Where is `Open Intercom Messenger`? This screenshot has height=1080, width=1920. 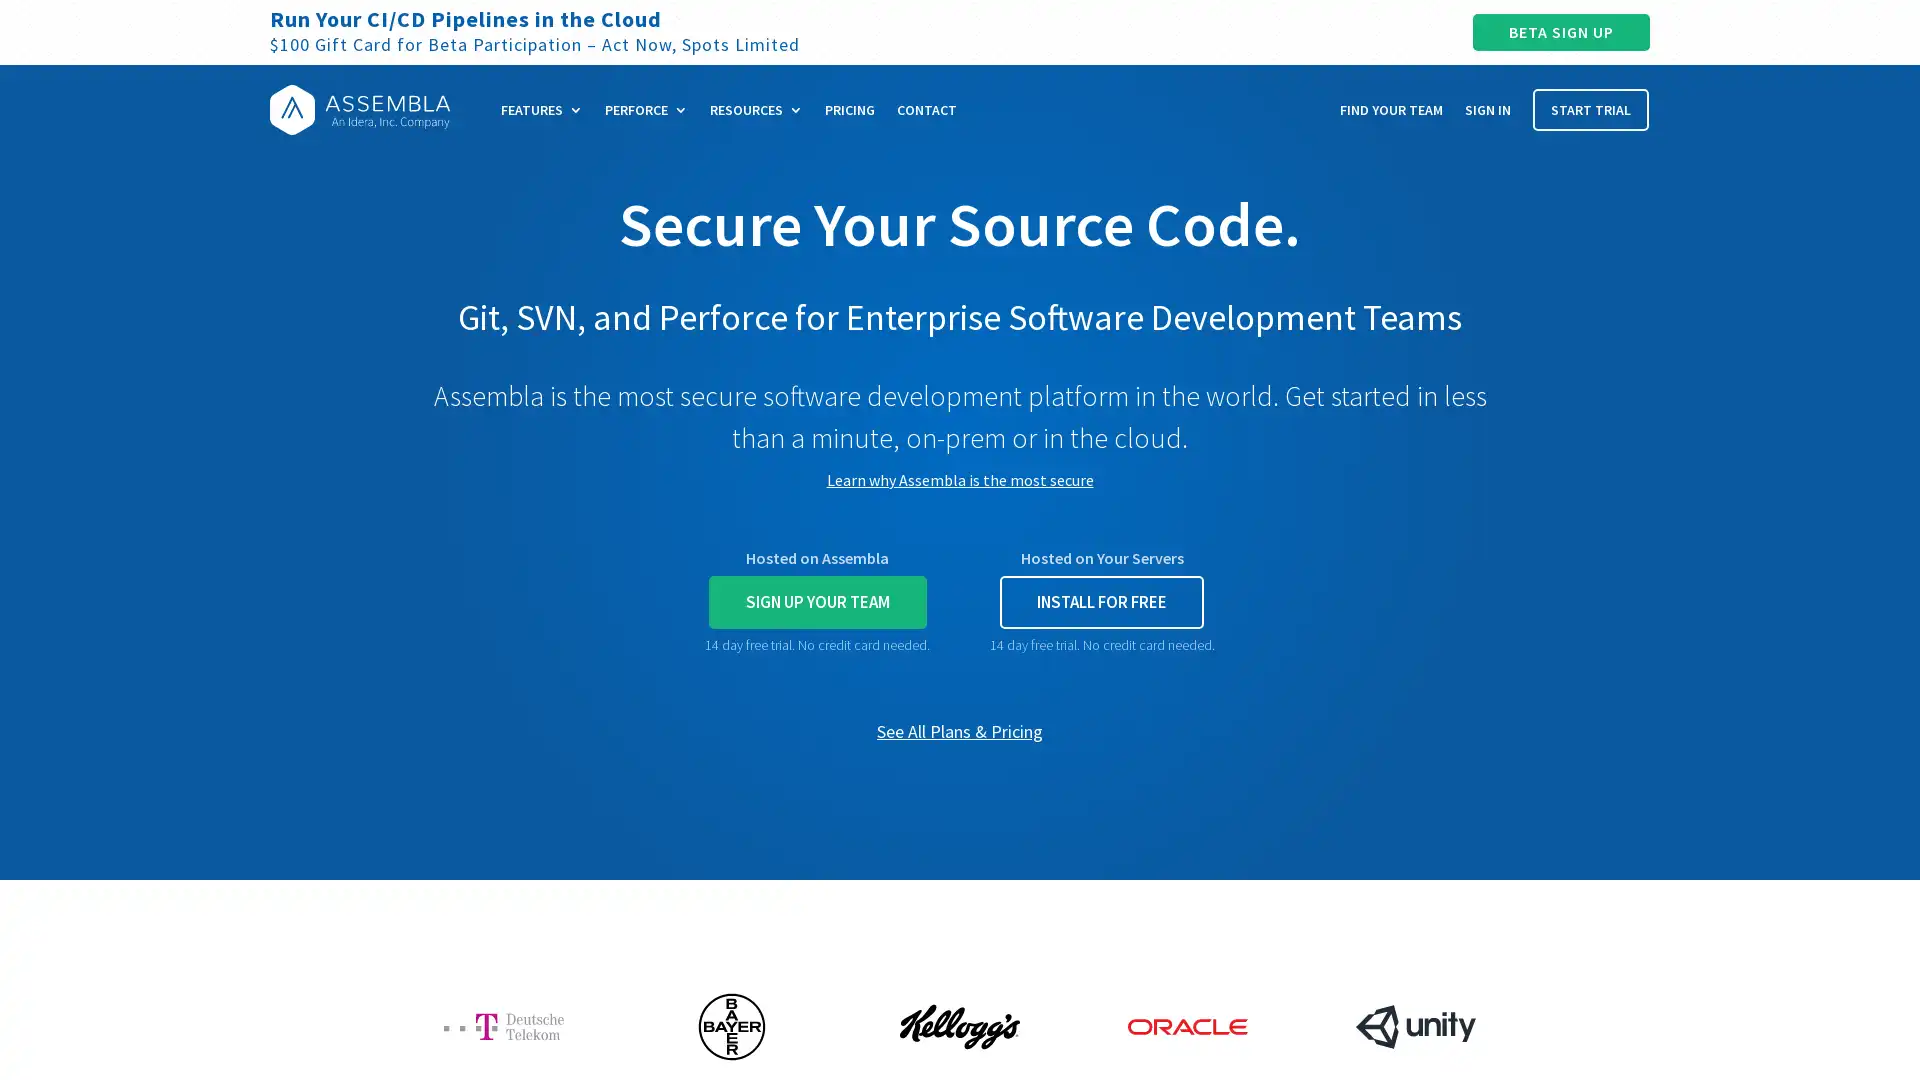 Open Intercom Messenger is located at coordinates (1869, 1029).